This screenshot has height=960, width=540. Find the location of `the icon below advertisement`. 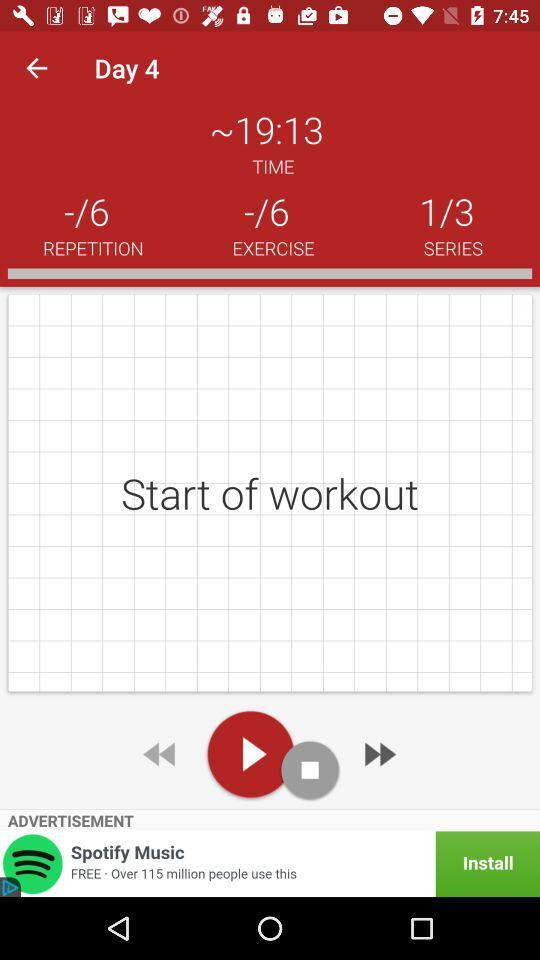

the icon below advertisement is located at coordinates (270, 863).